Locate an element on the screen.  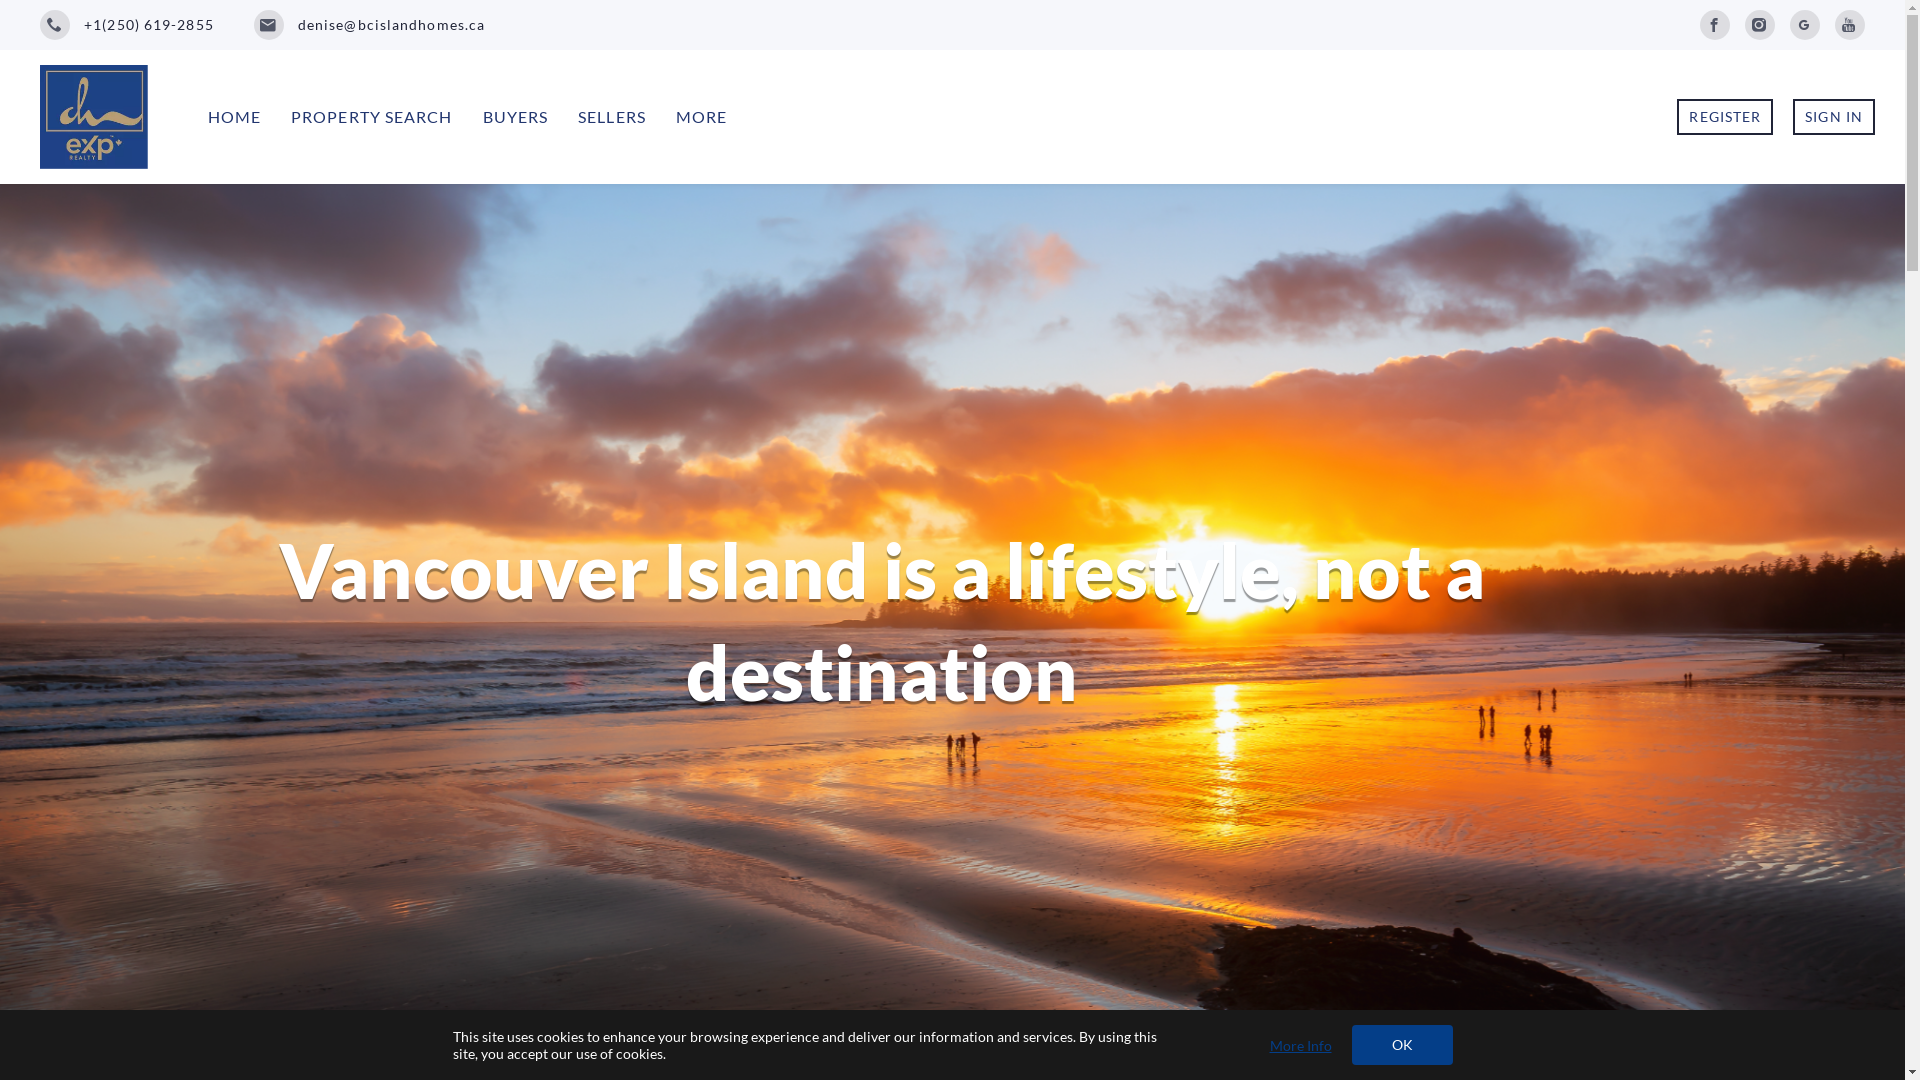
'MORE' is located at coordinates (701, 116).